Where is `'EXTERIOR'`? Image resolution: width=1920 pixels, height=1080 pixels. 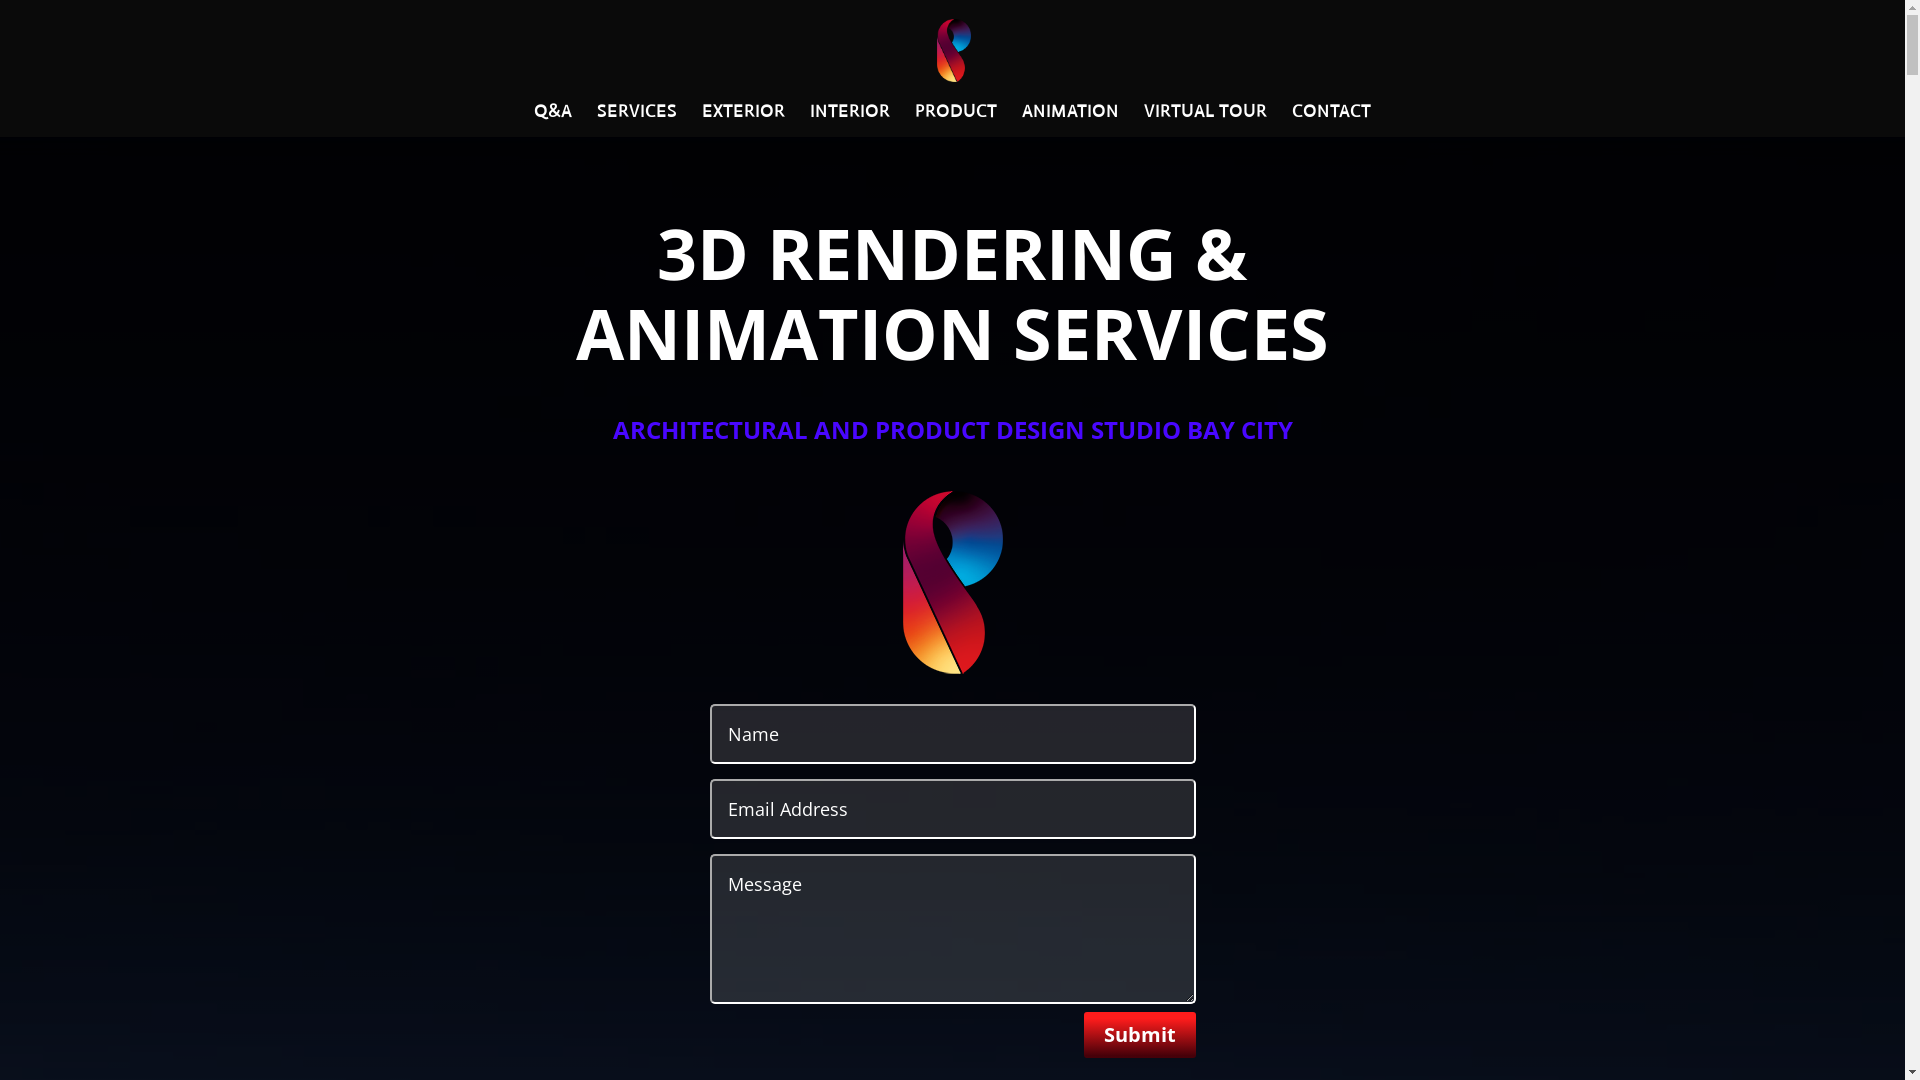
'EXTERIOR' is located at coordinates (742, 120).